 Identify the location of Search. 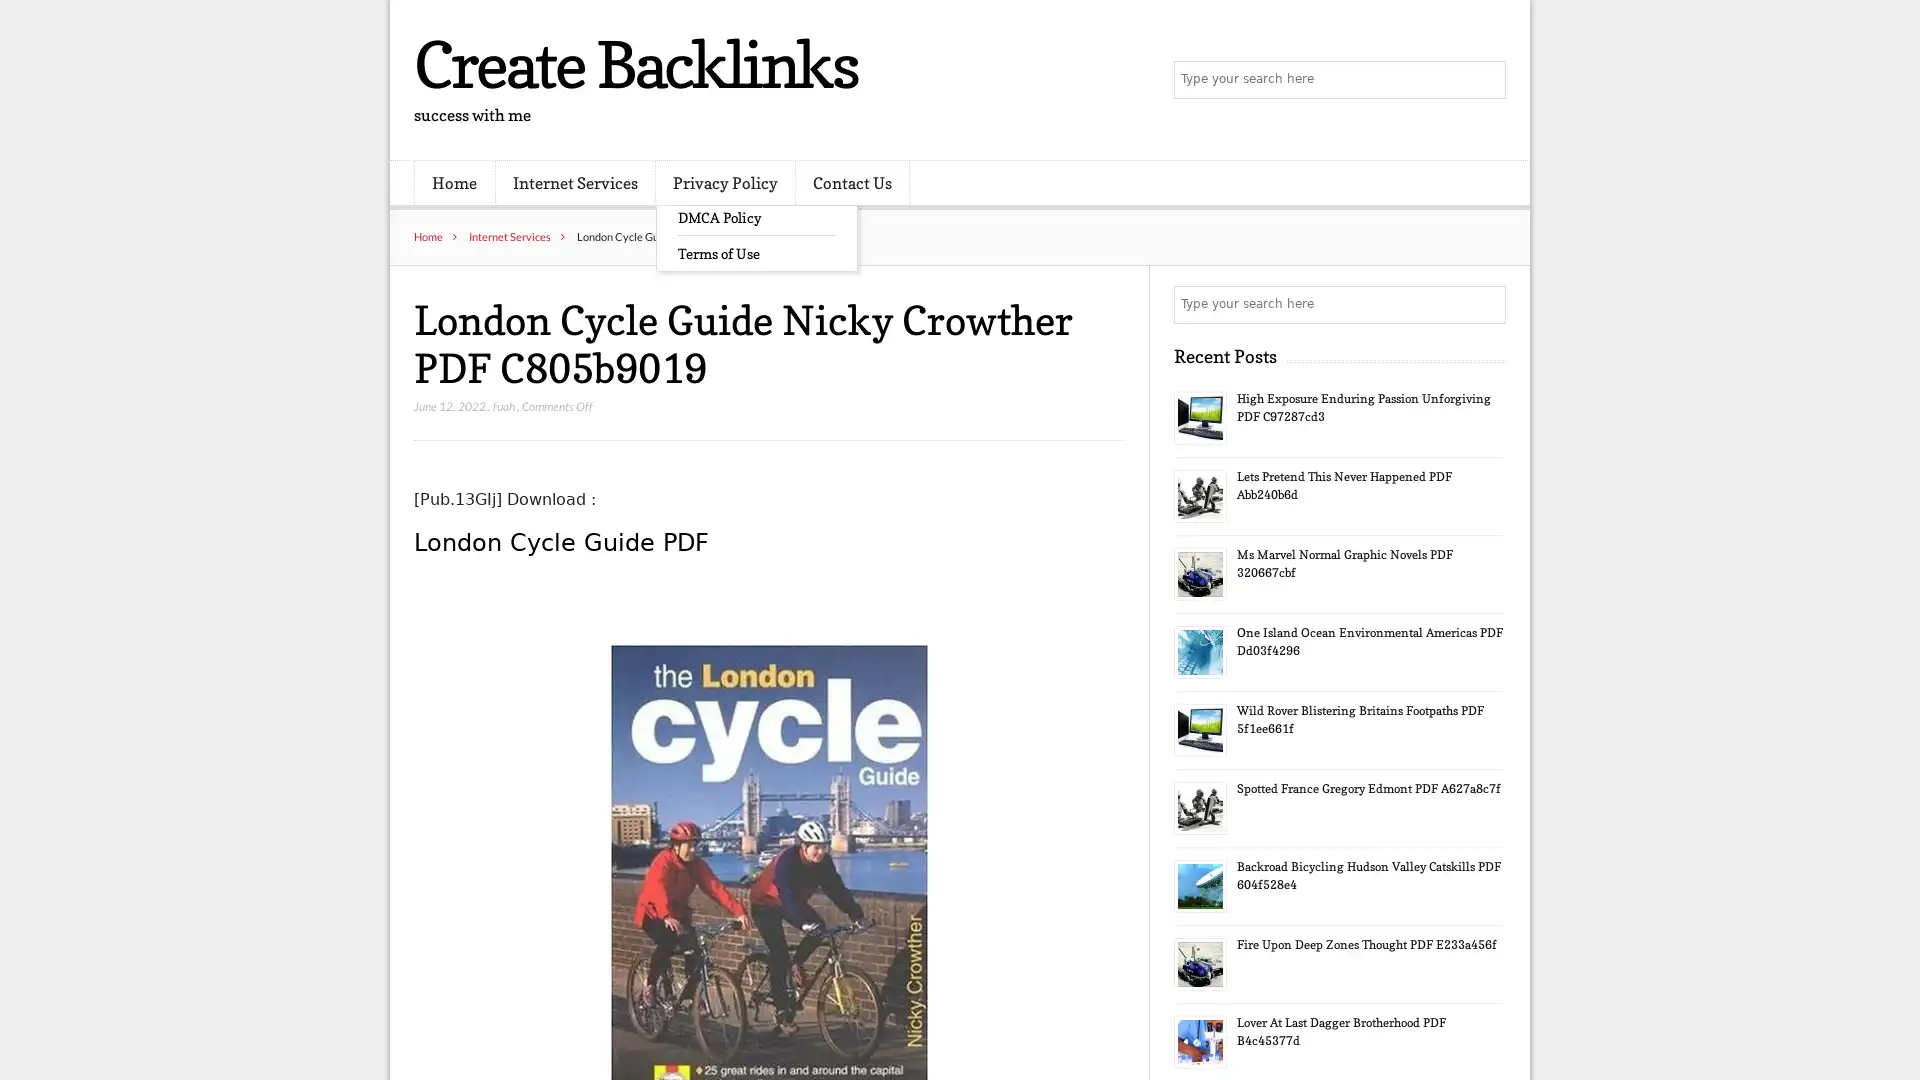
(1485, 80).